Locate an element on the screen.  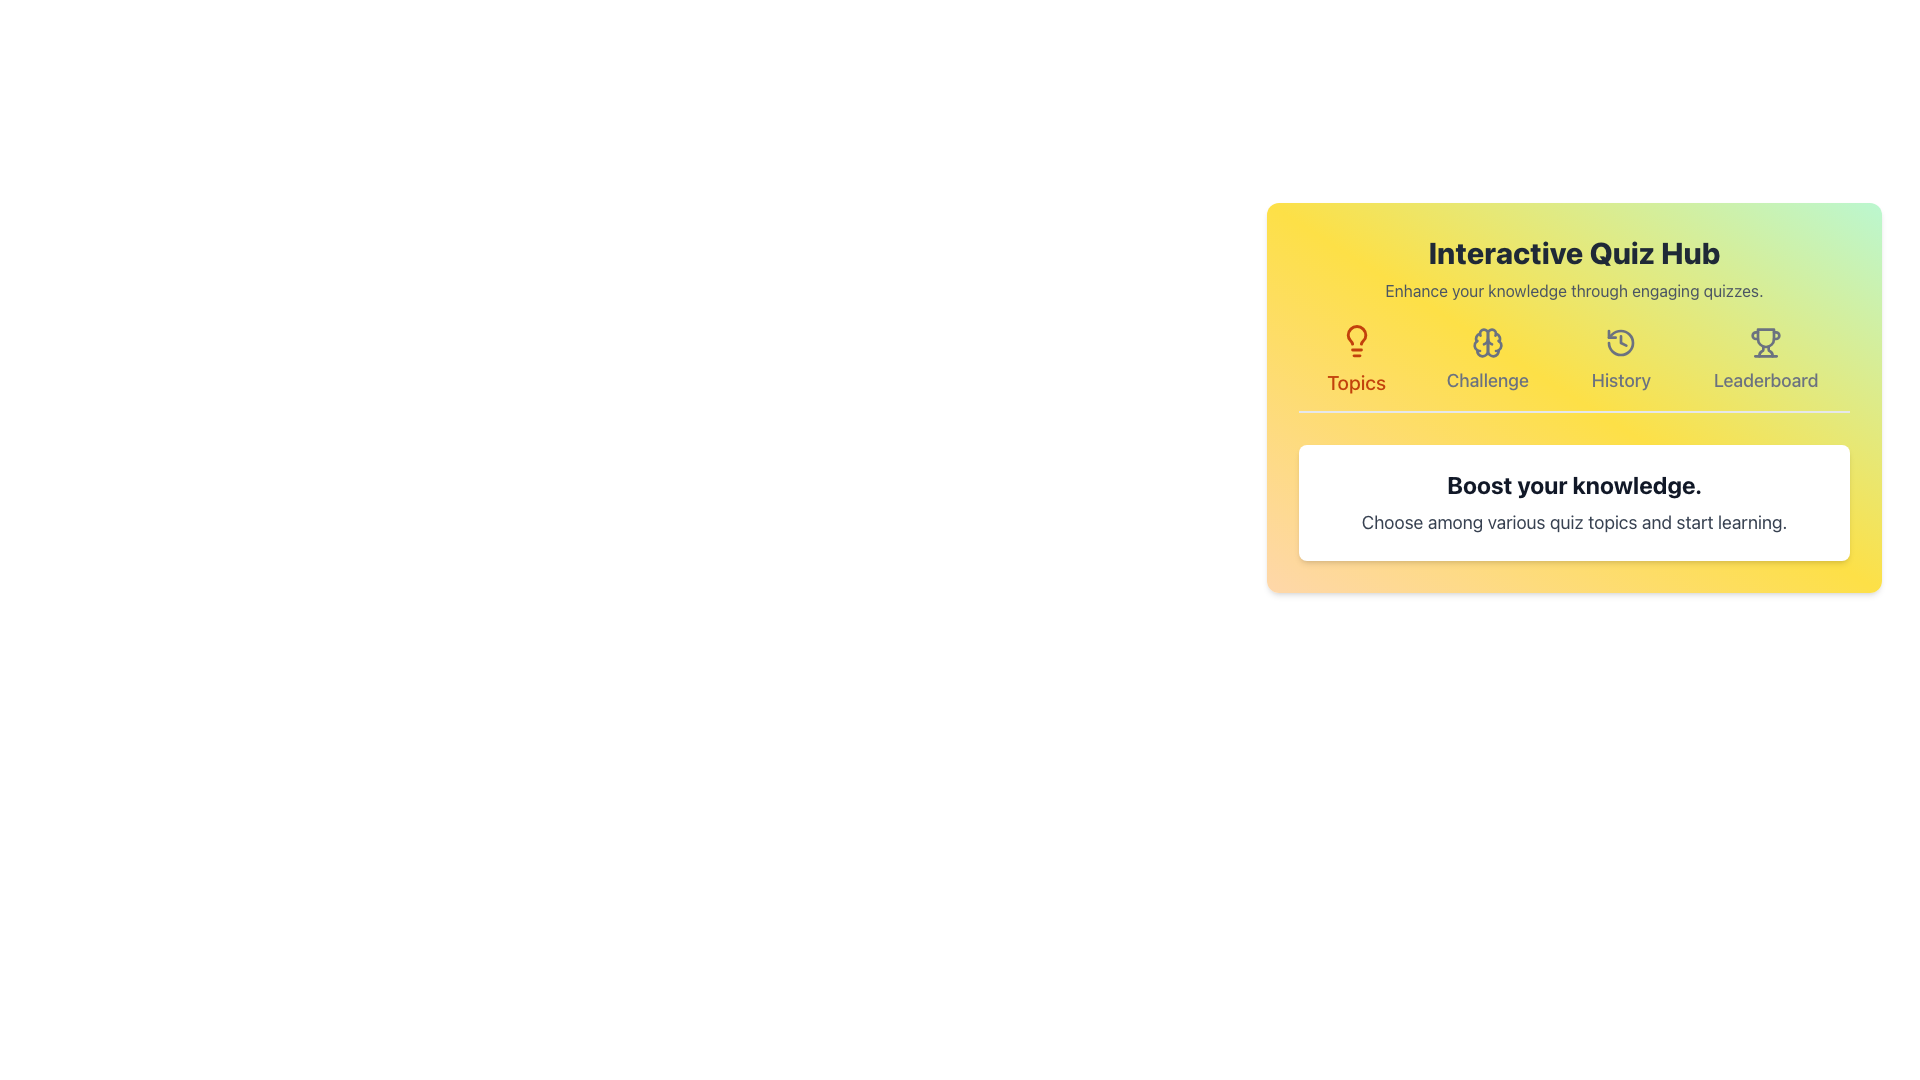
the 'Leaderboard' icon, which is the fourth icon from the left in the header section of the 'Interactive Quiz Hub', located to the right of the 'History' icon is located at coordinates (1766, 342).